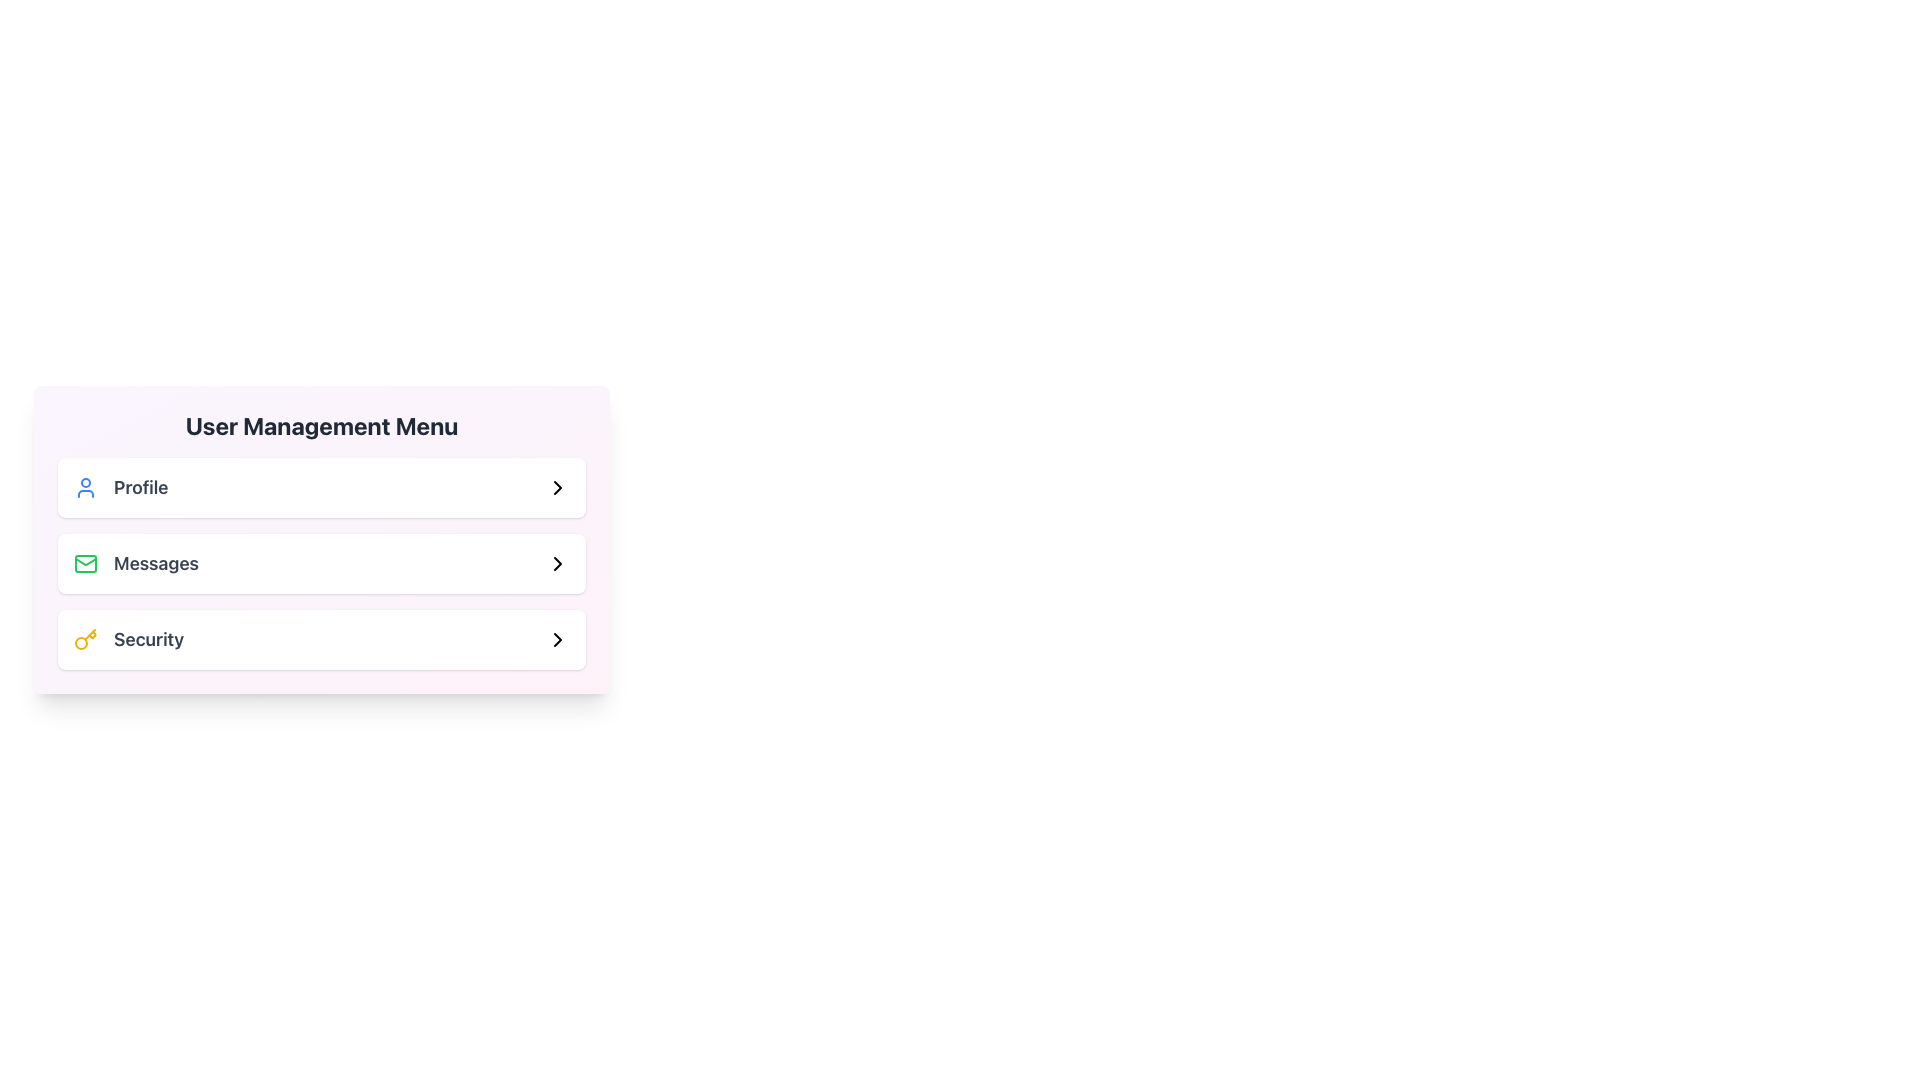 The width and height of the screenshot is (1920, 1080). I want to click on the rectangular body of the envelope icon in the 'Messages' section of the menu, which is part of an SVG graphic, so click(85, 563).